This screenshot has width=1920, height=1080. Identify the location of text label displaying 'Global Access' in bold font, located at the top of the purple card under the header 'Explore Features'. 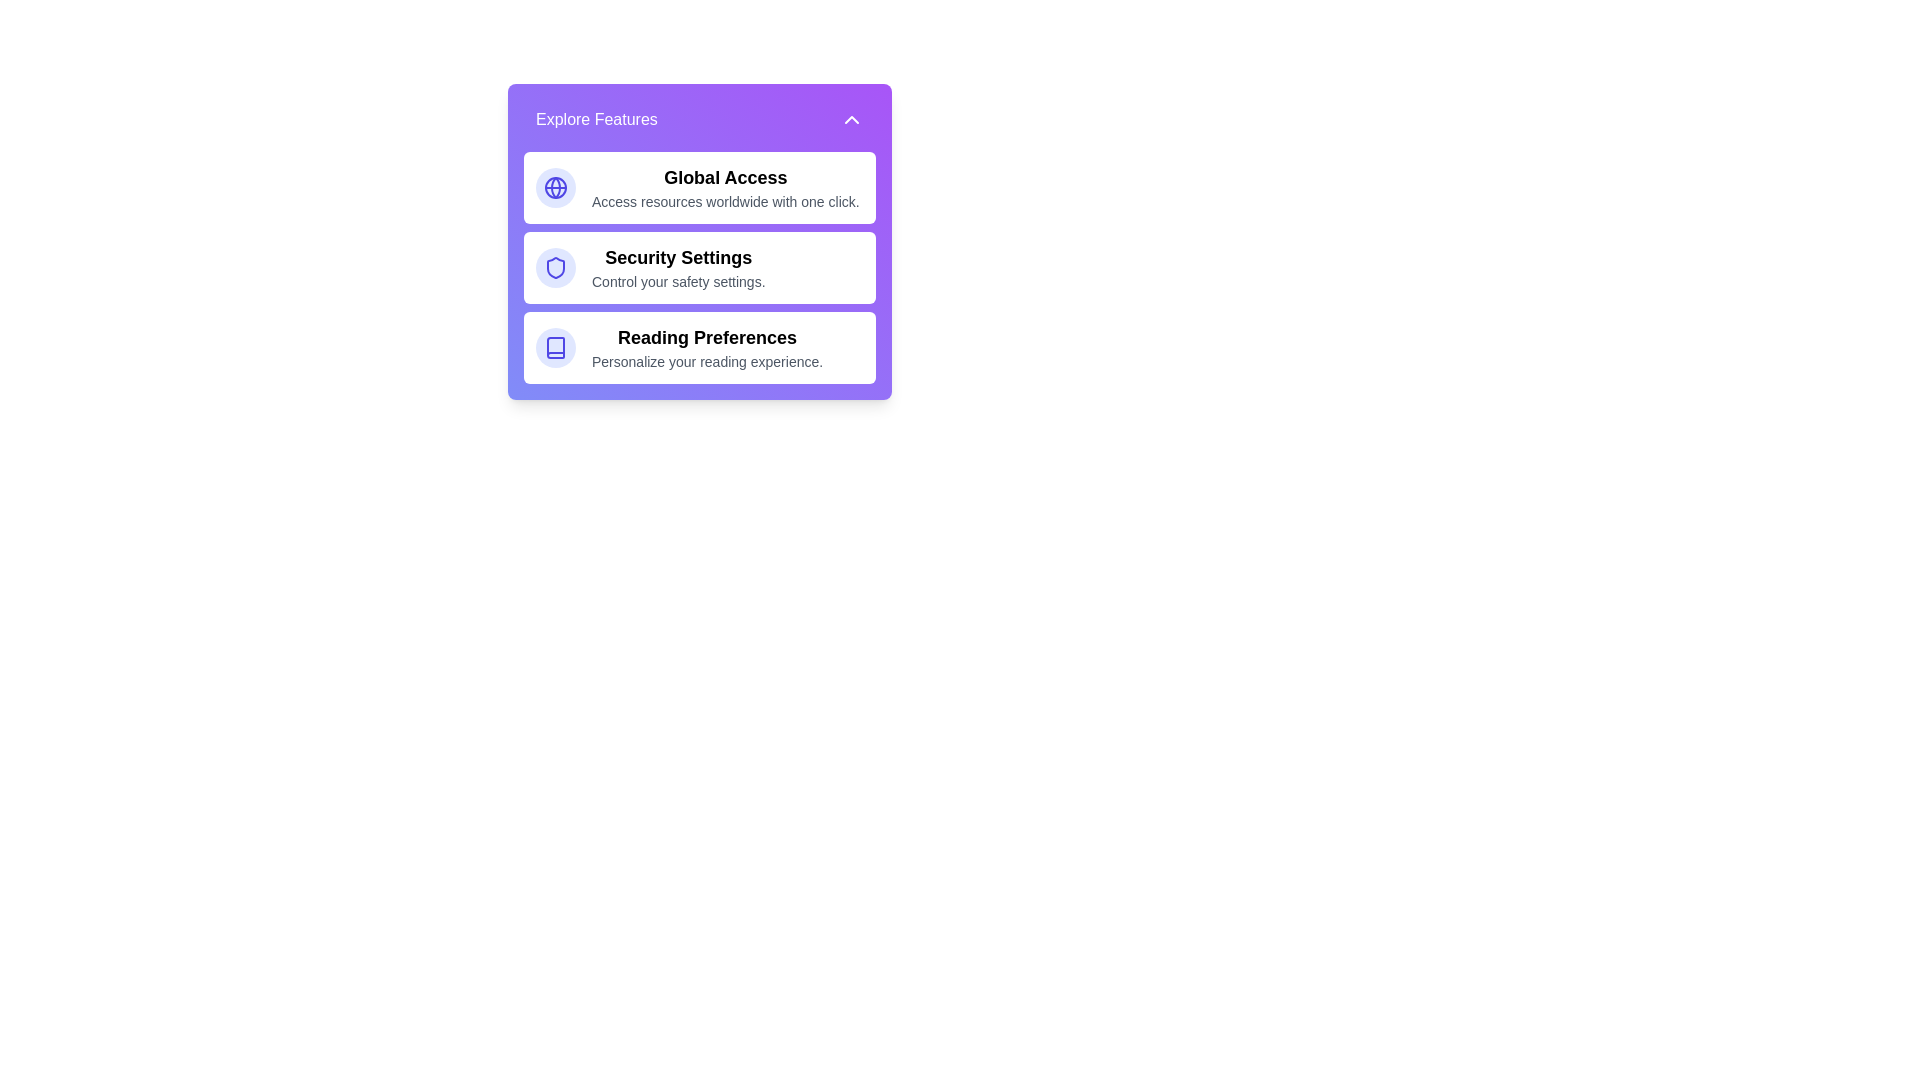
(724, 176).